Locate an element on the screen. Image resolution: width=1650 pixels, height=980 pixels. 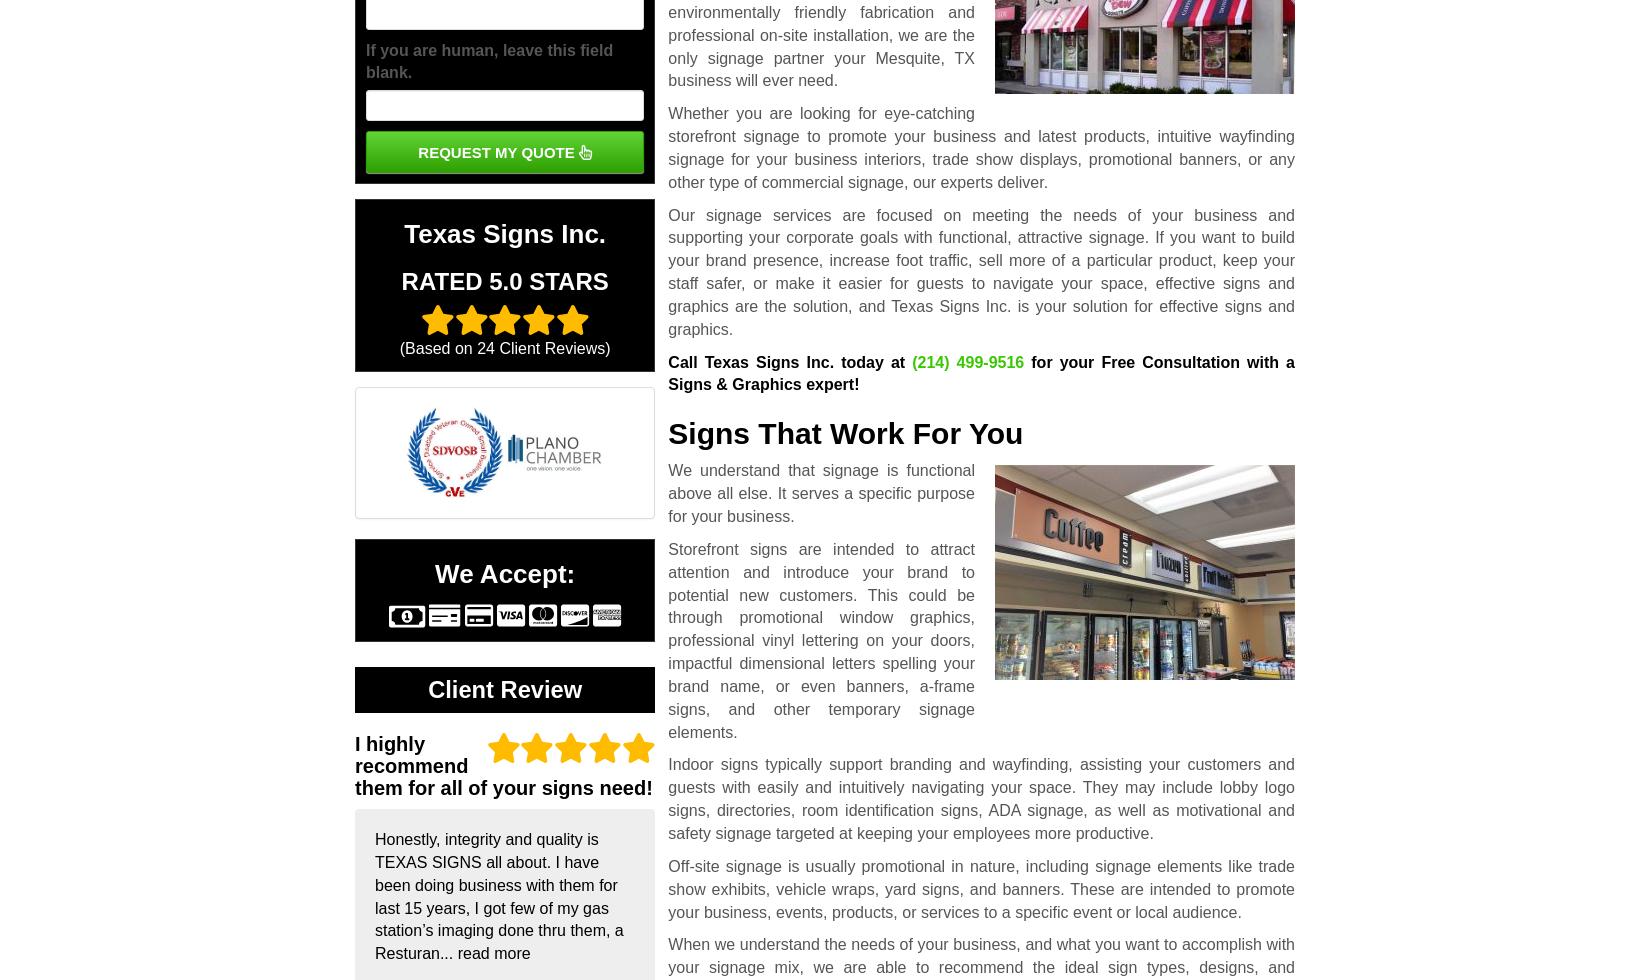
'We Accept:' is located at coordinates (504, 573).